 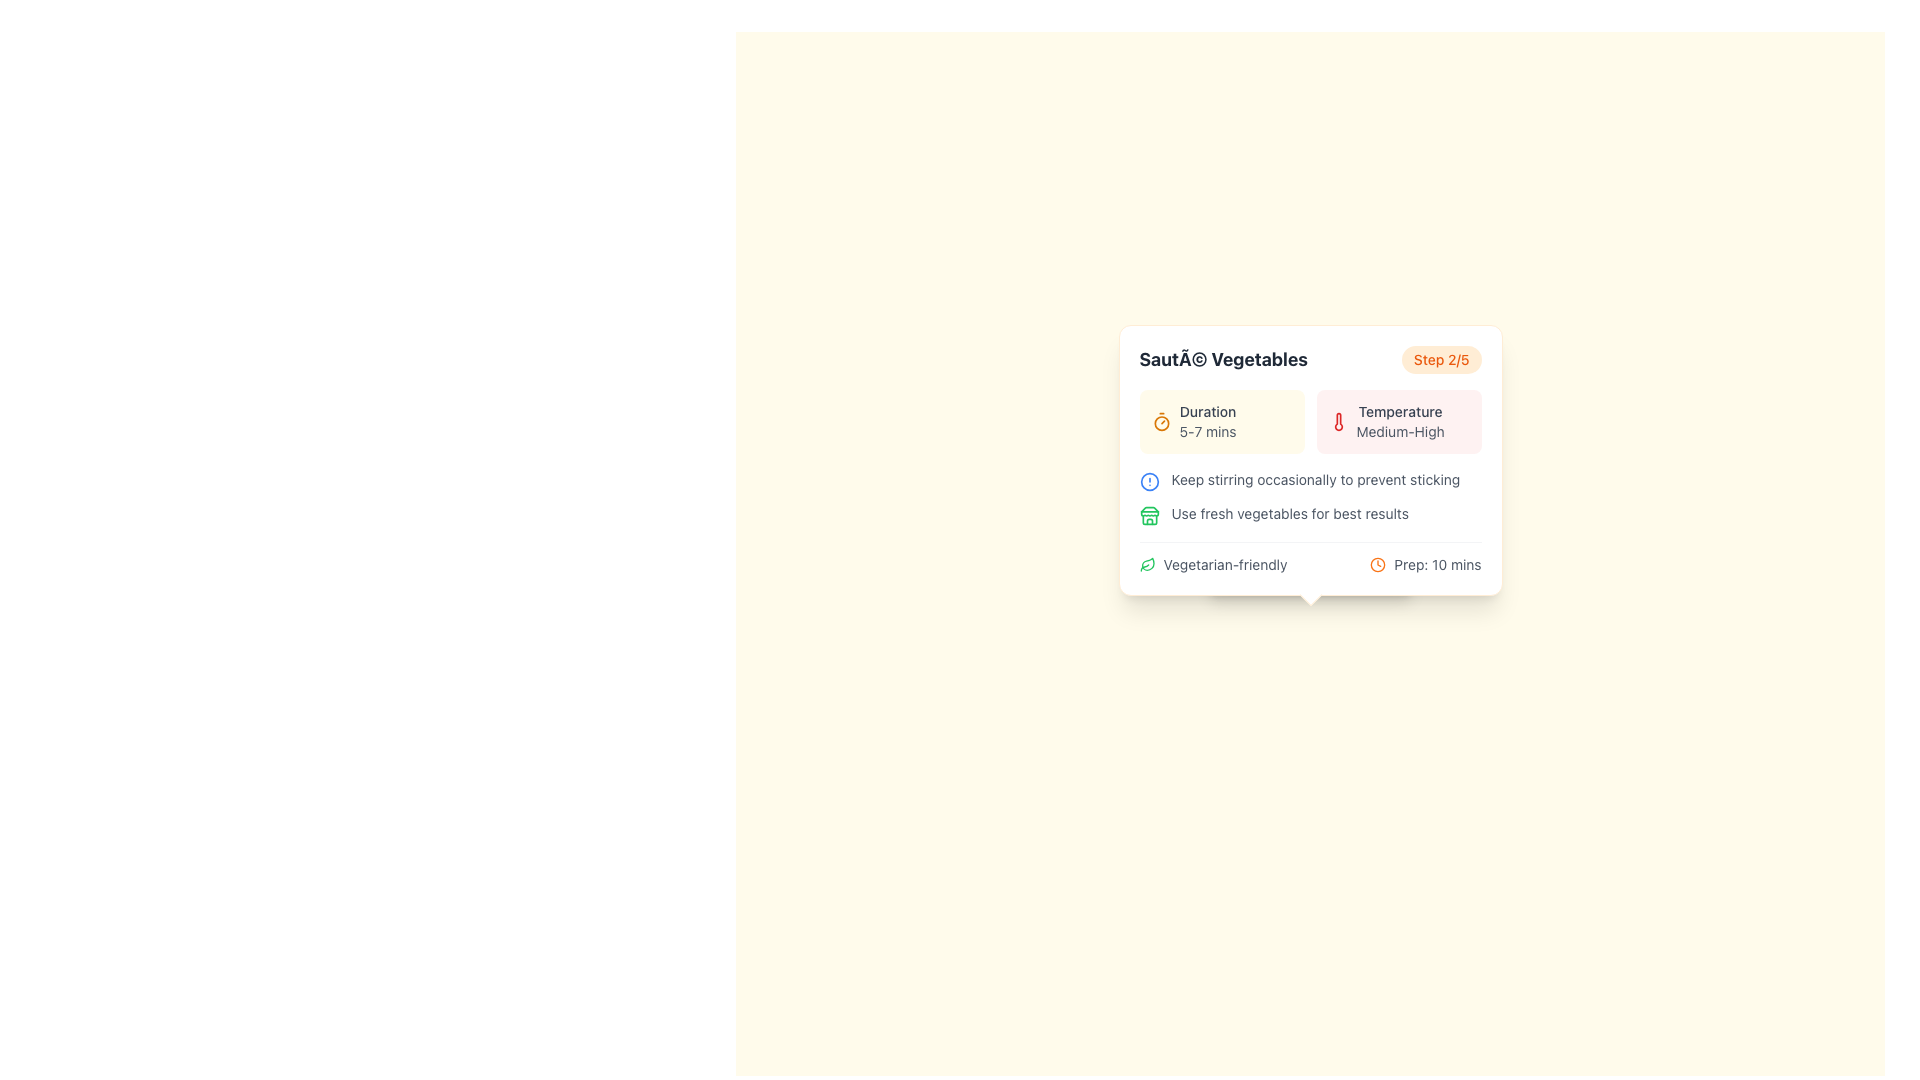 What do you see at coordinates (1338, 420) in the screenshot?
I see `the red thermometer icon associated with the 'Temperature' section, located to the left of the text 'Medium-High'` at bounding box center [1338, 420].